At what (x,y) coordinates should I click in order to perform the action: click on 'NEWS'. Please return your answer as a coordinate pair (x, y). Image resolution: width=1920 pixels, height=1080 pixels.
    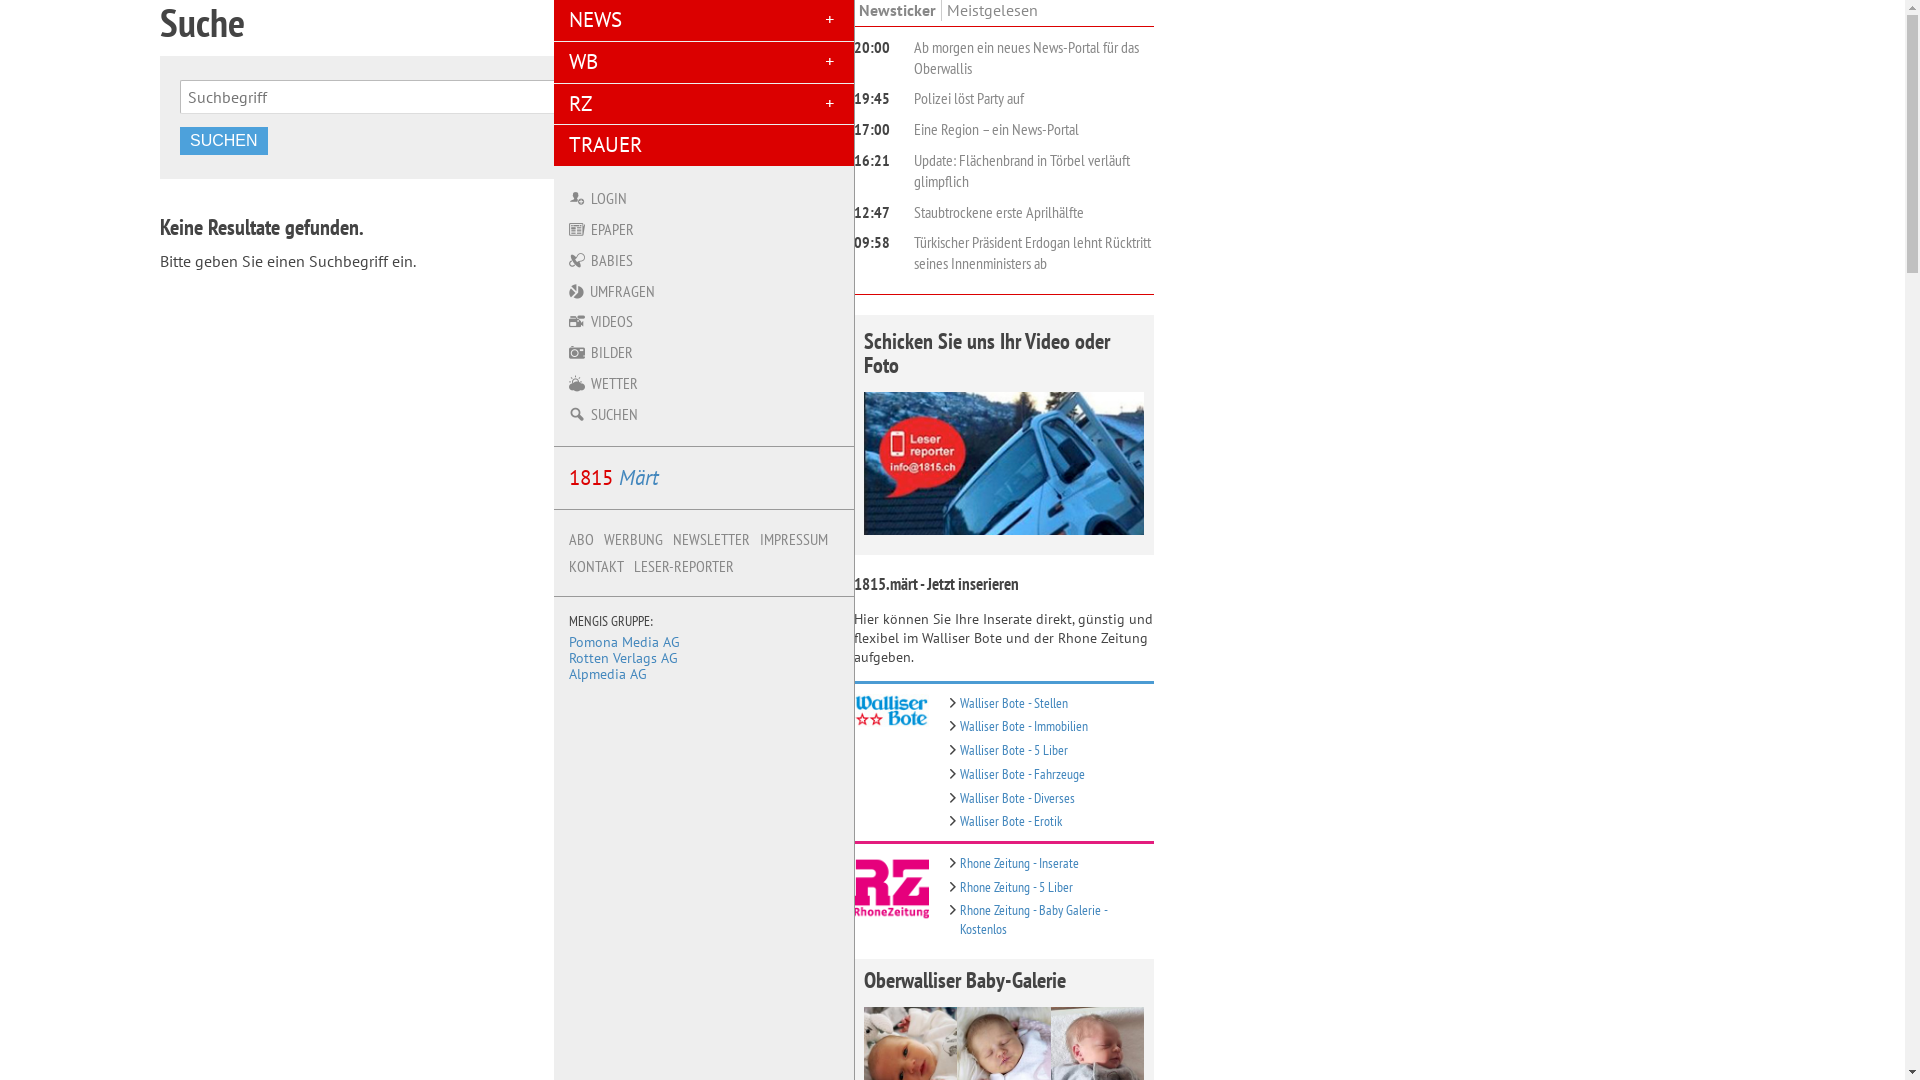
    Looking at the image, I should click on (704, 20).